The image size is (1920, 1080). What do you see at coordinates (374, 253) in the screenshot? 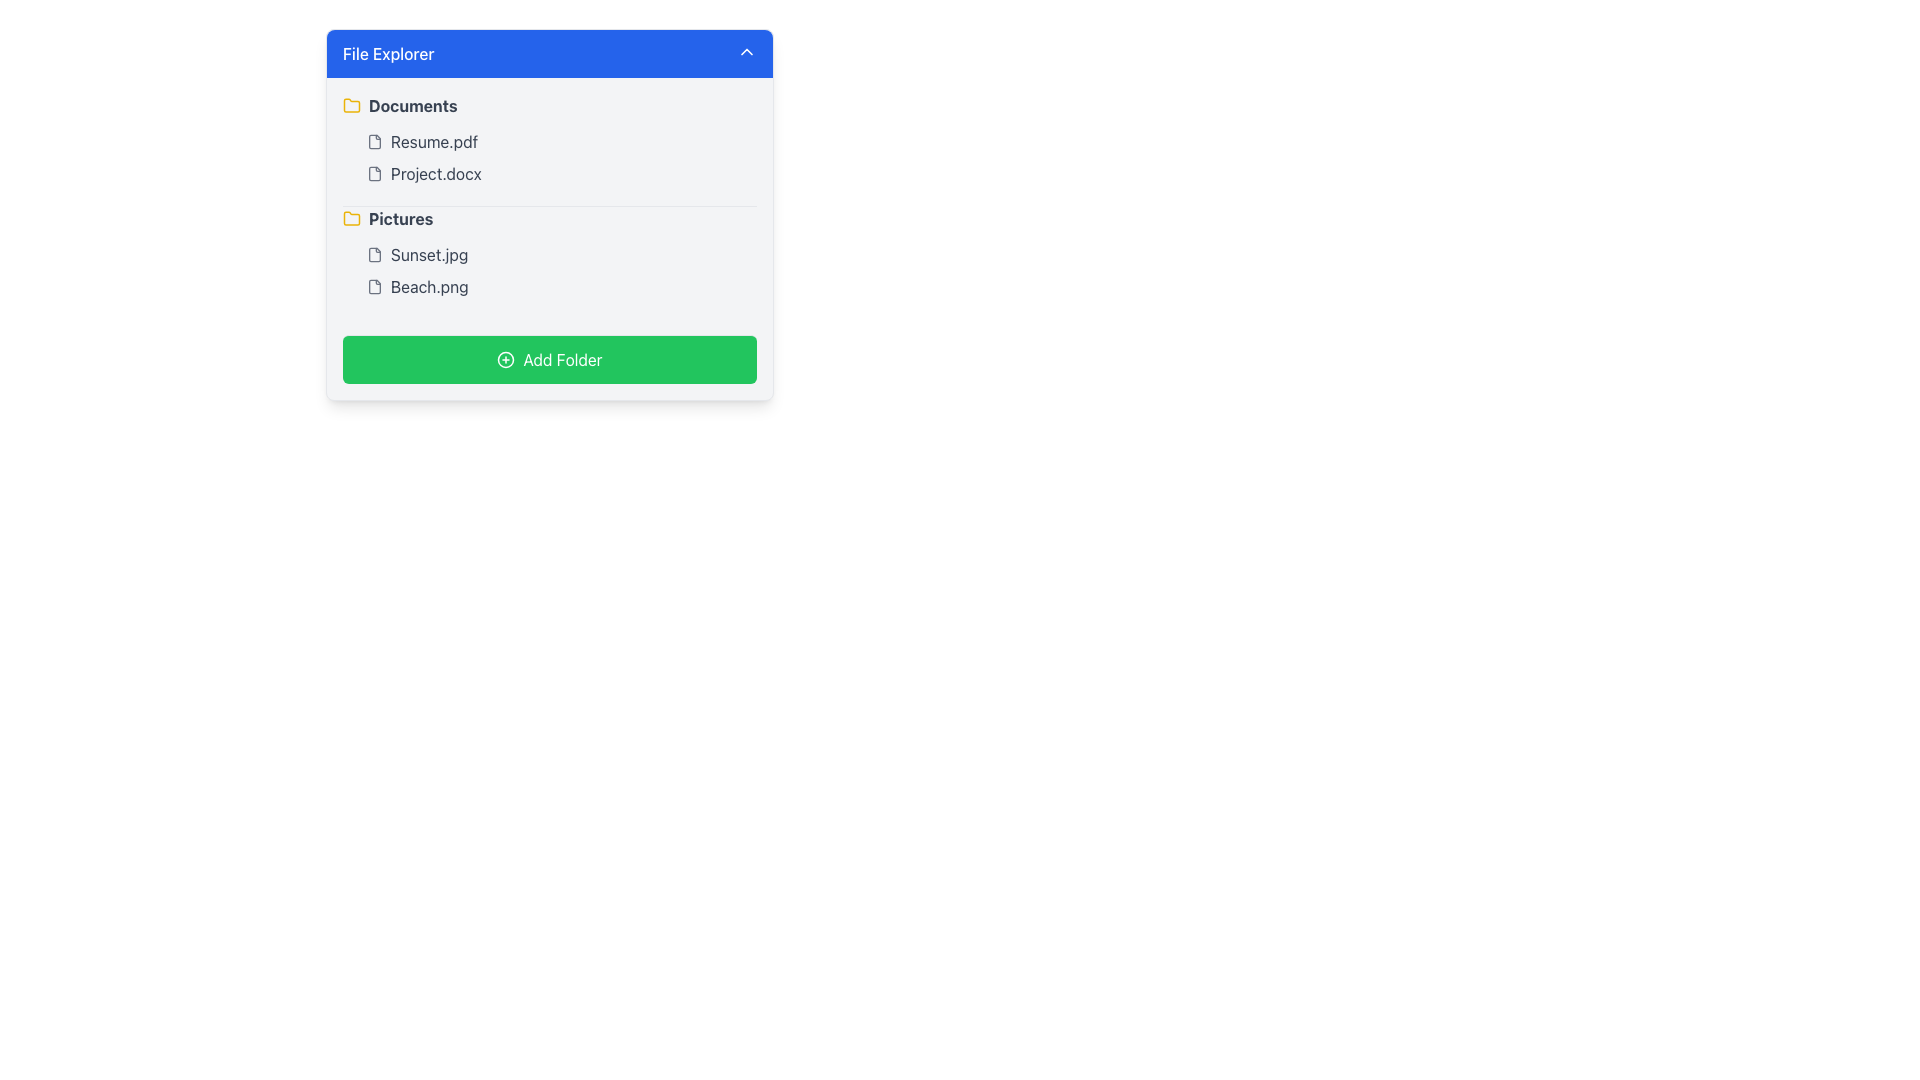
I see `the icon representing the file 'Sunset.jpg' located` at bounding box center [374, 253].